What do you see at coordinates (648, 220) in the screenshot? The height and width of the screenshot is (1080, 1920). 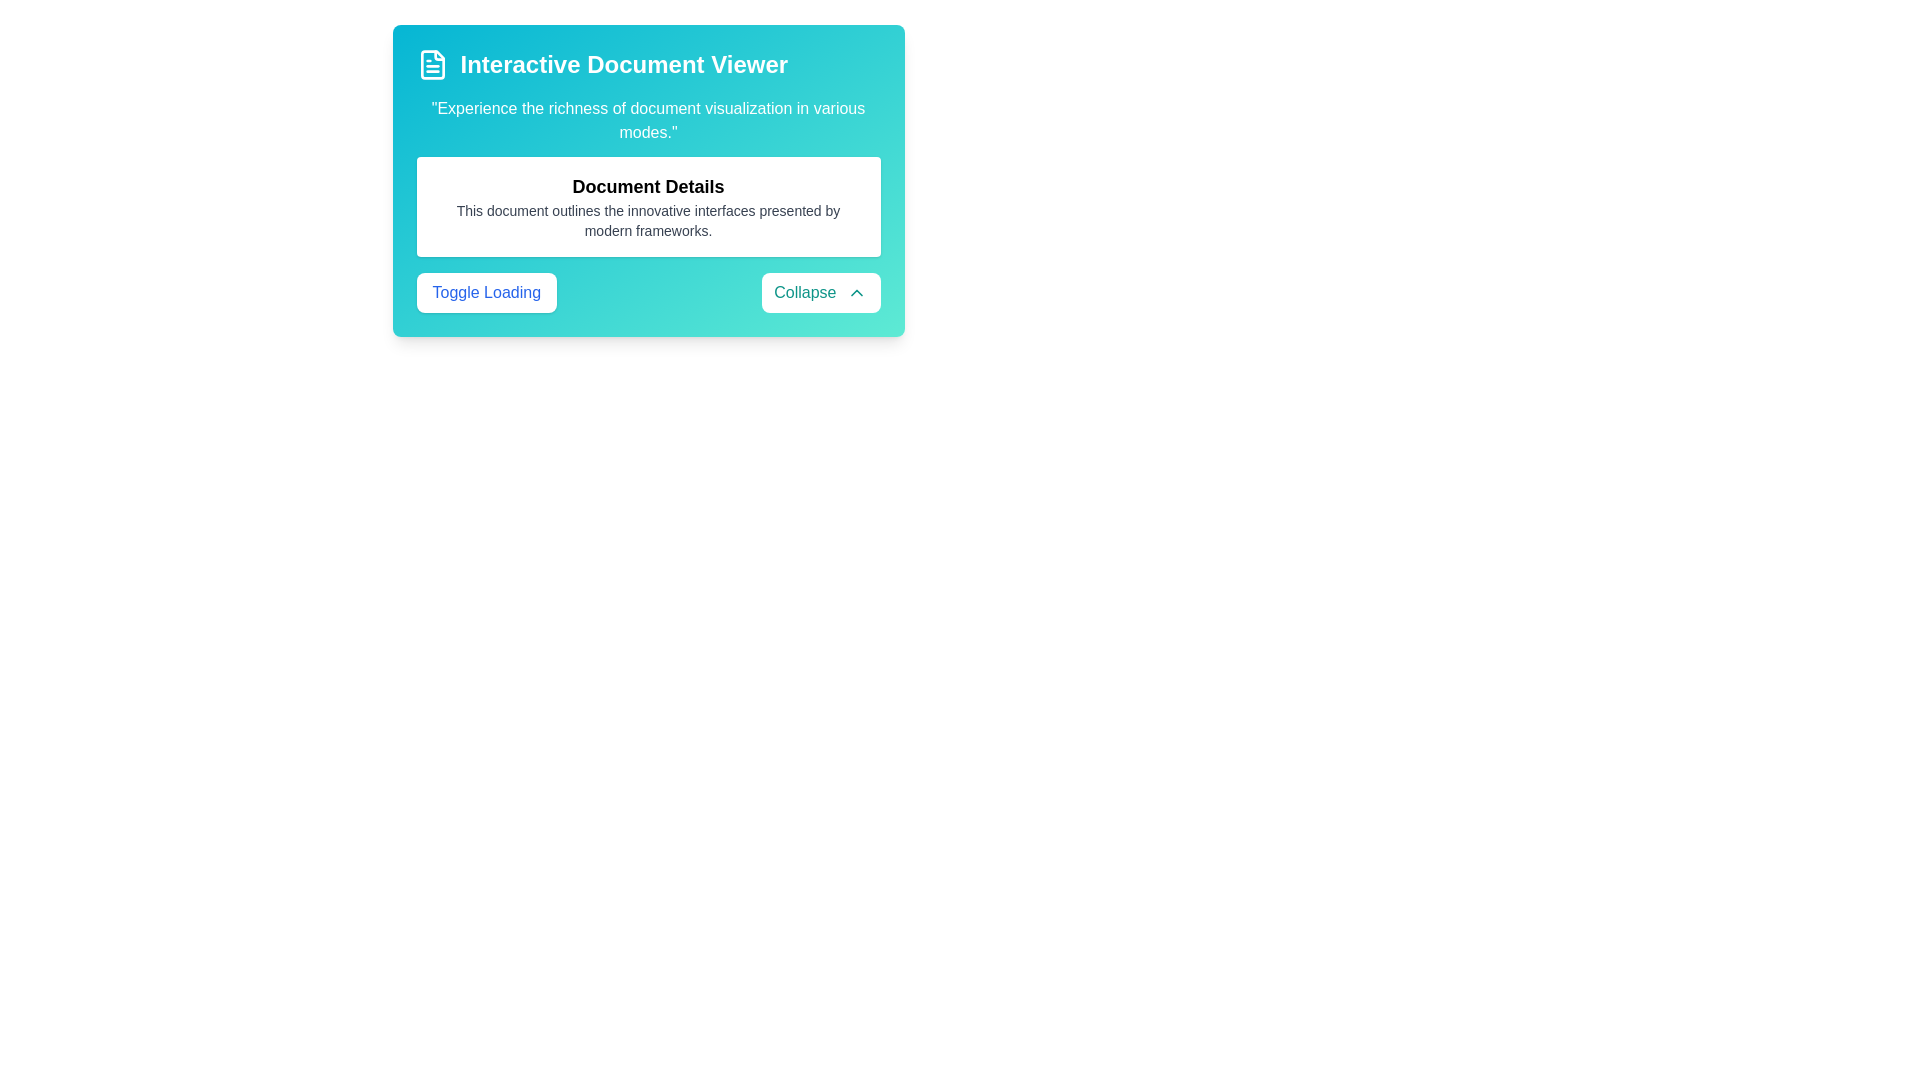 I see `the text display element containing the text 'This document outlines the innovative interfaces presented by modern frameworks.' located below the heading 'Document Details'` at bounding box center [648, 220].